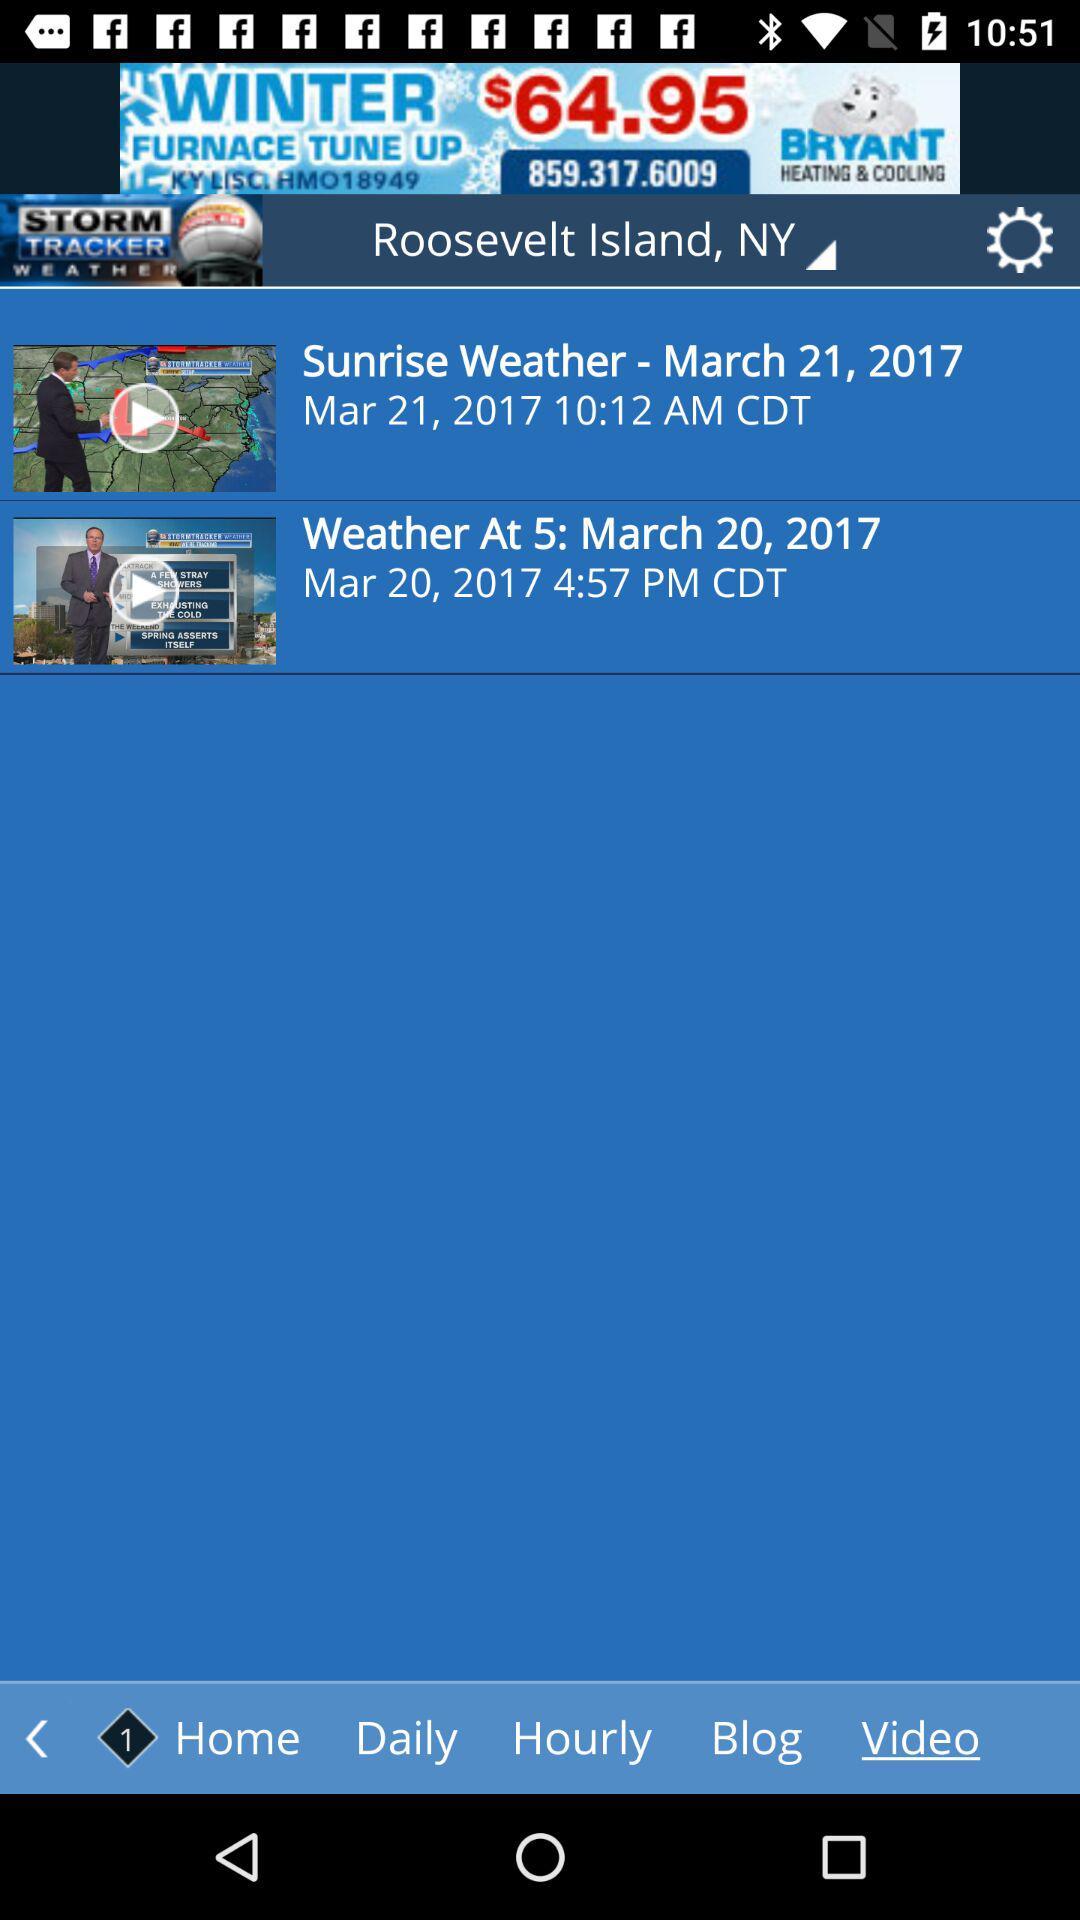  What do you see at coordinates (540, 127) in the screenshot?
I see `the advertisement` at bounding box center [540, 127].